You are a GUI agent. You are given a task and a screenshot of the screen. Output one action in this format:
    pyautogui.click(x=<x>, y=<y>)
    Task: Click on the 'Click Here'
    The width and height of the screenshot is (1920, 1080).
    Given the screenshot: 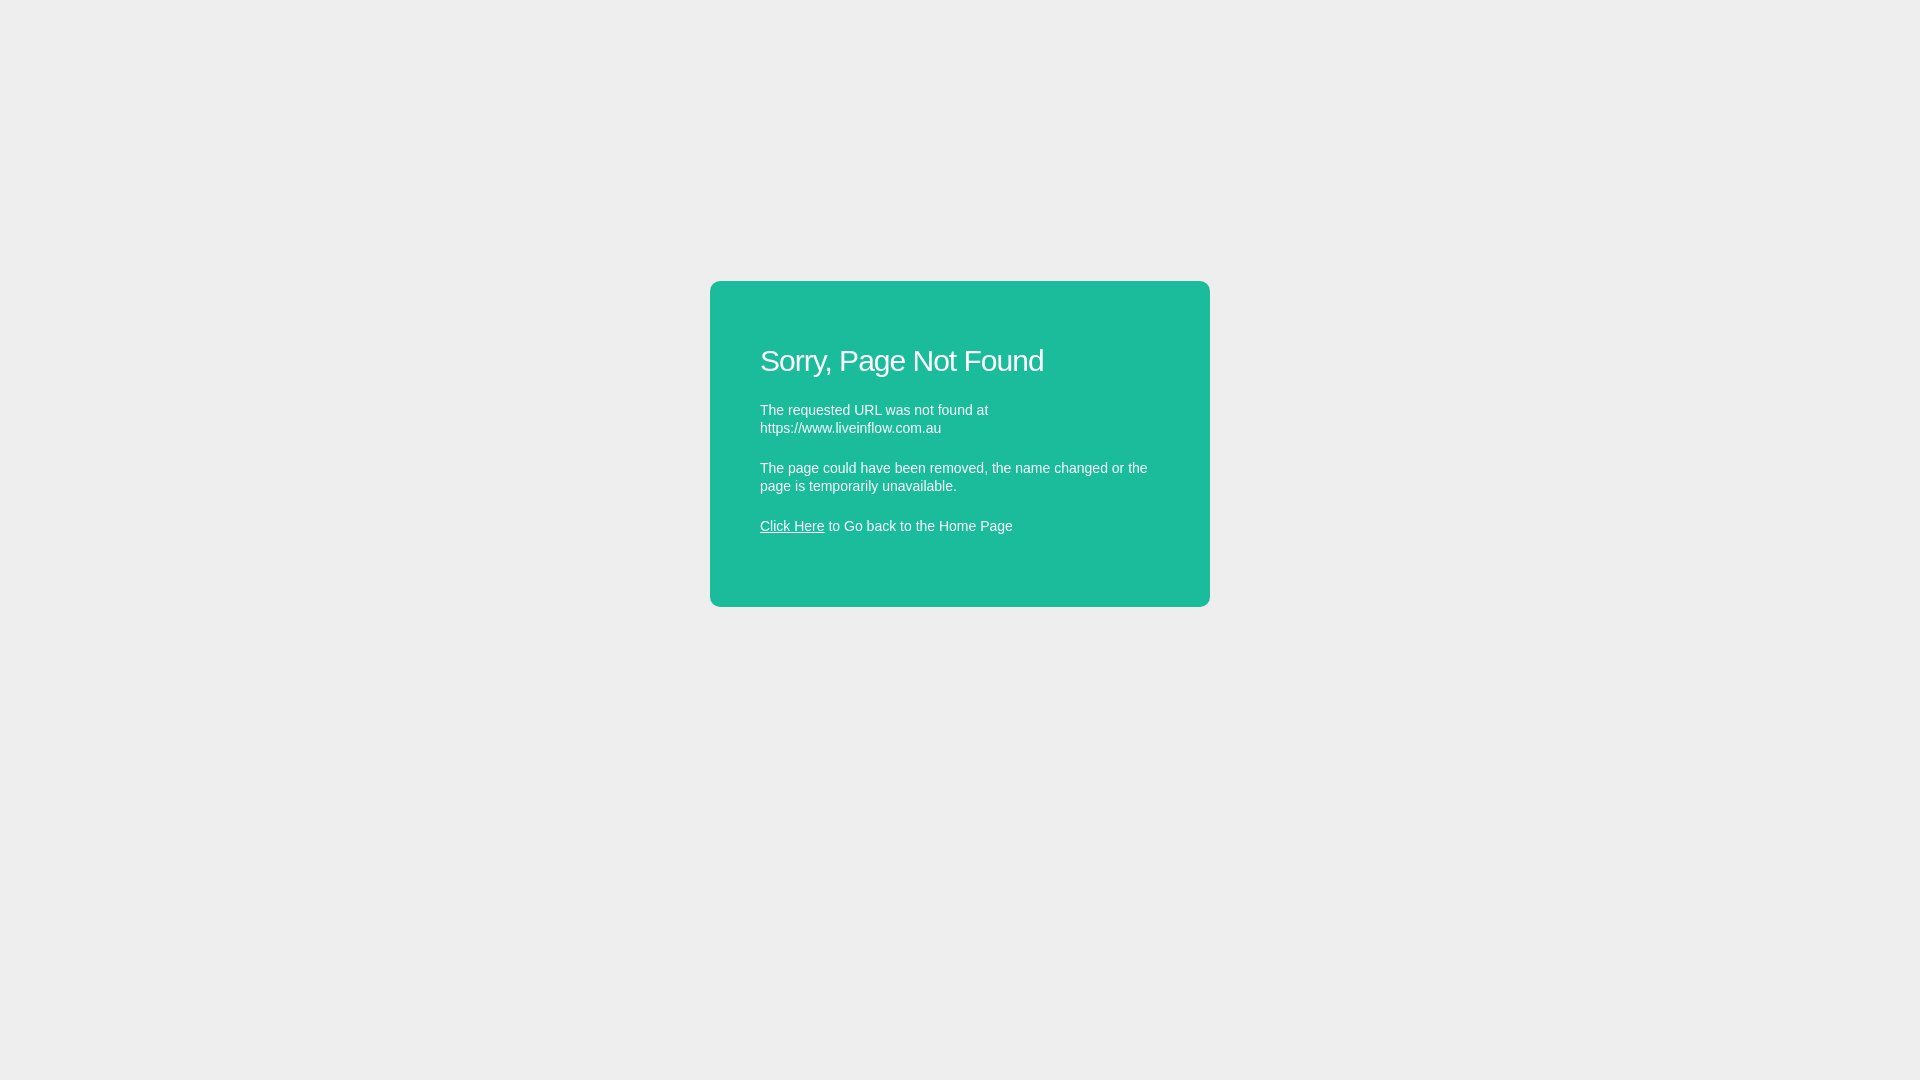 What is the action you would take?
    pyautogui.click(x=758, y=524)
    